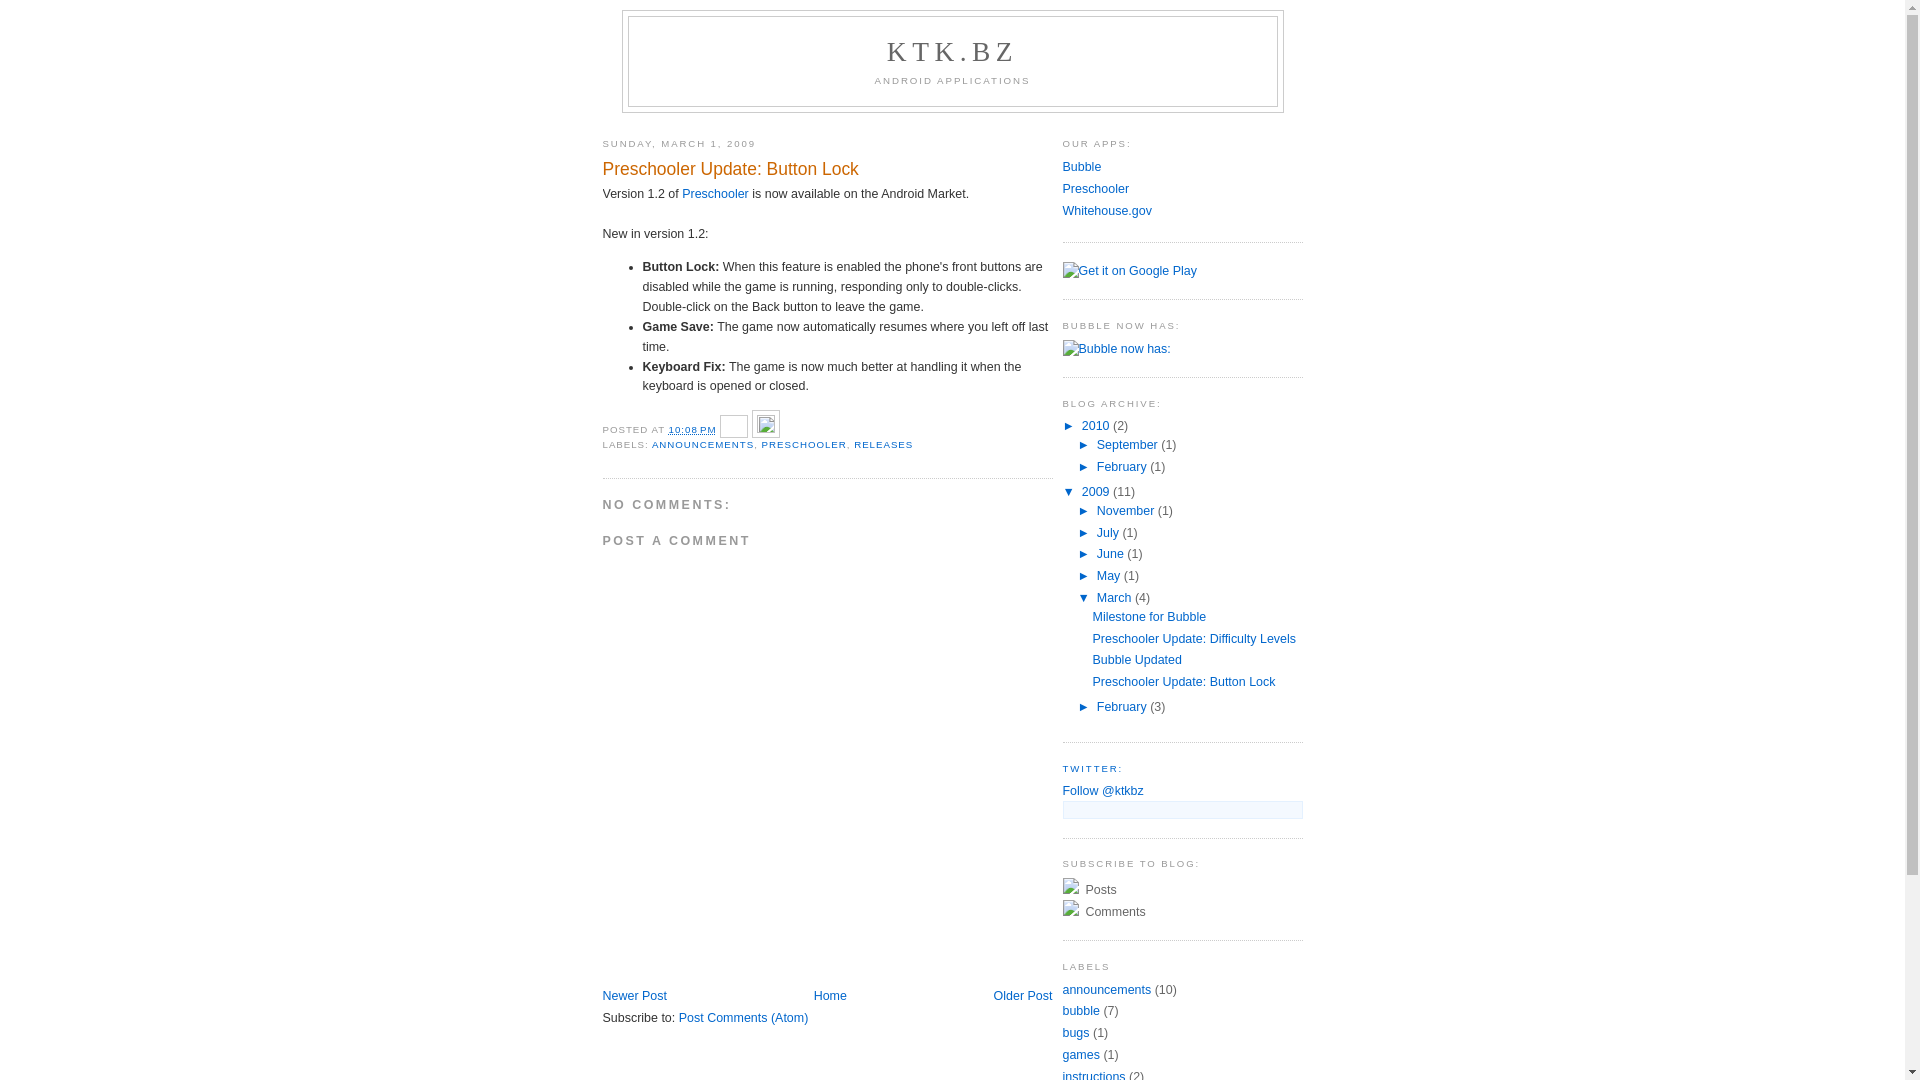 Image resolution: width=1920 pixels, height=1080 pixels. What do you see at coordinates (1112, 911) in the screenshot?
I see `'Comments'` at bounding box center [1112, 911].